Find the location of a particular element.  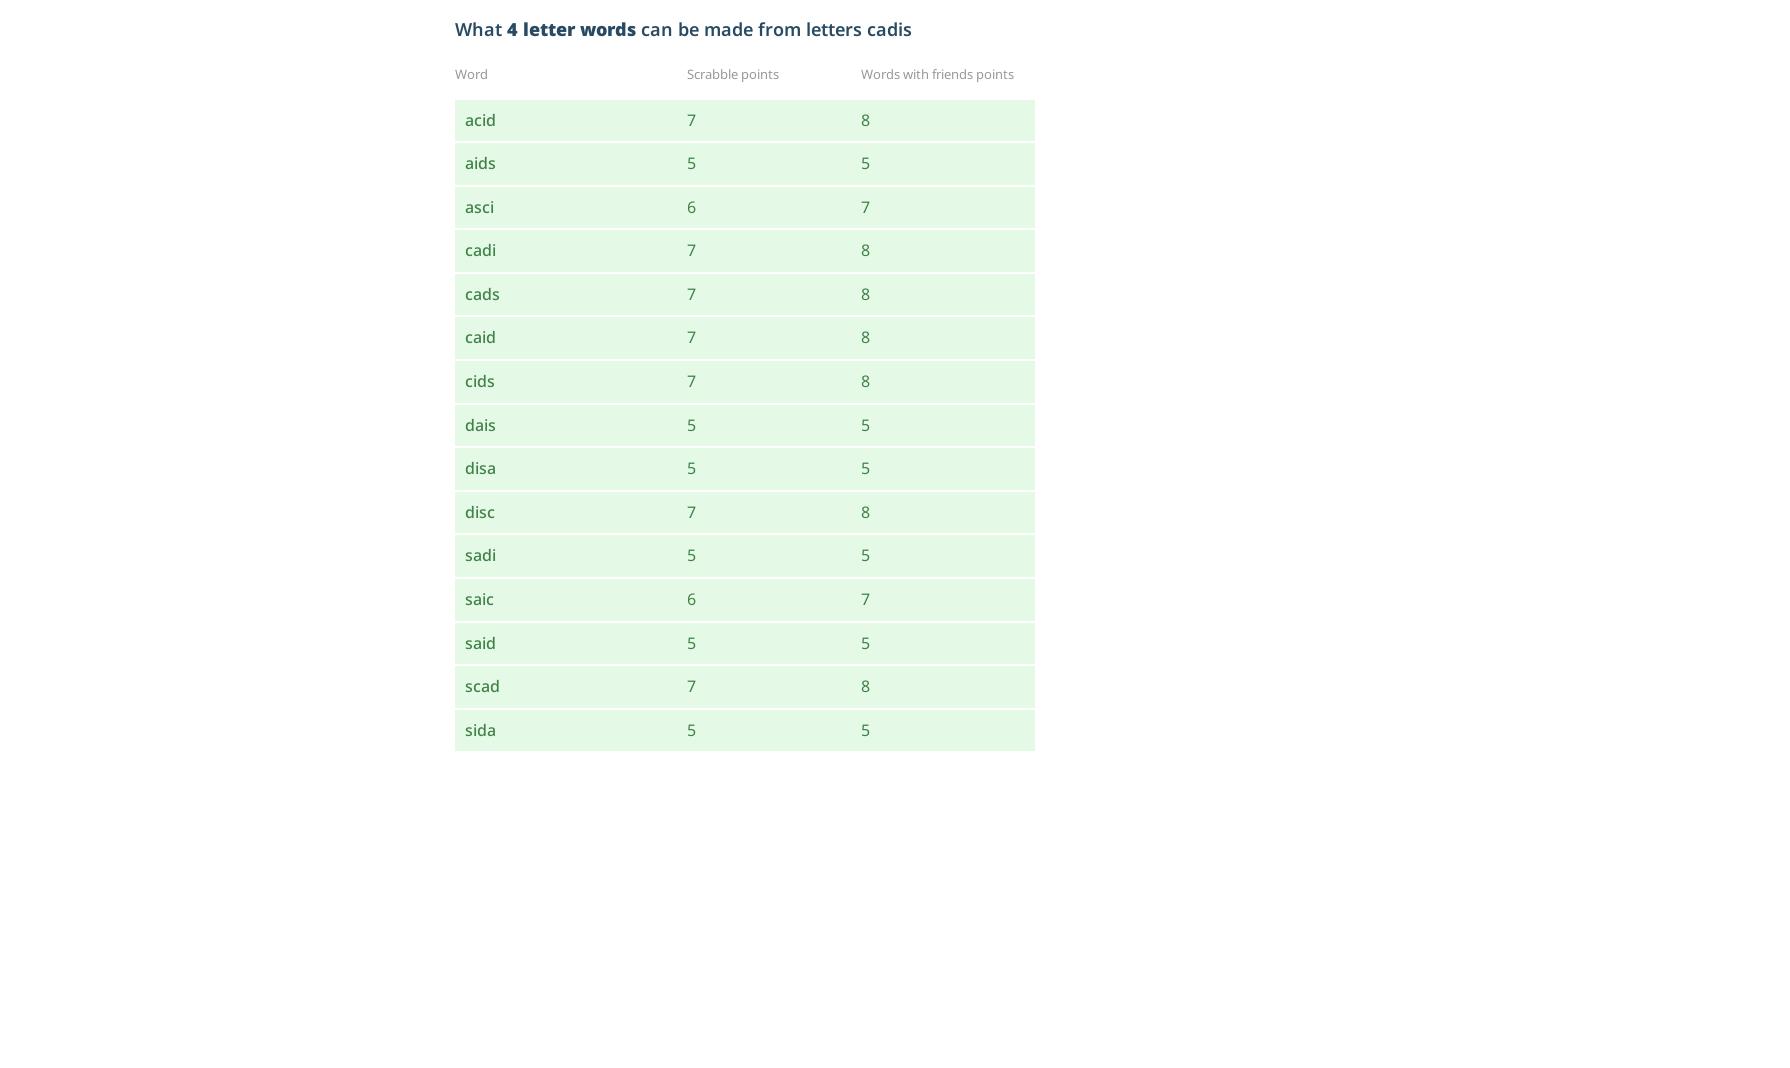

'cids' is located at coordinates (464, 379).